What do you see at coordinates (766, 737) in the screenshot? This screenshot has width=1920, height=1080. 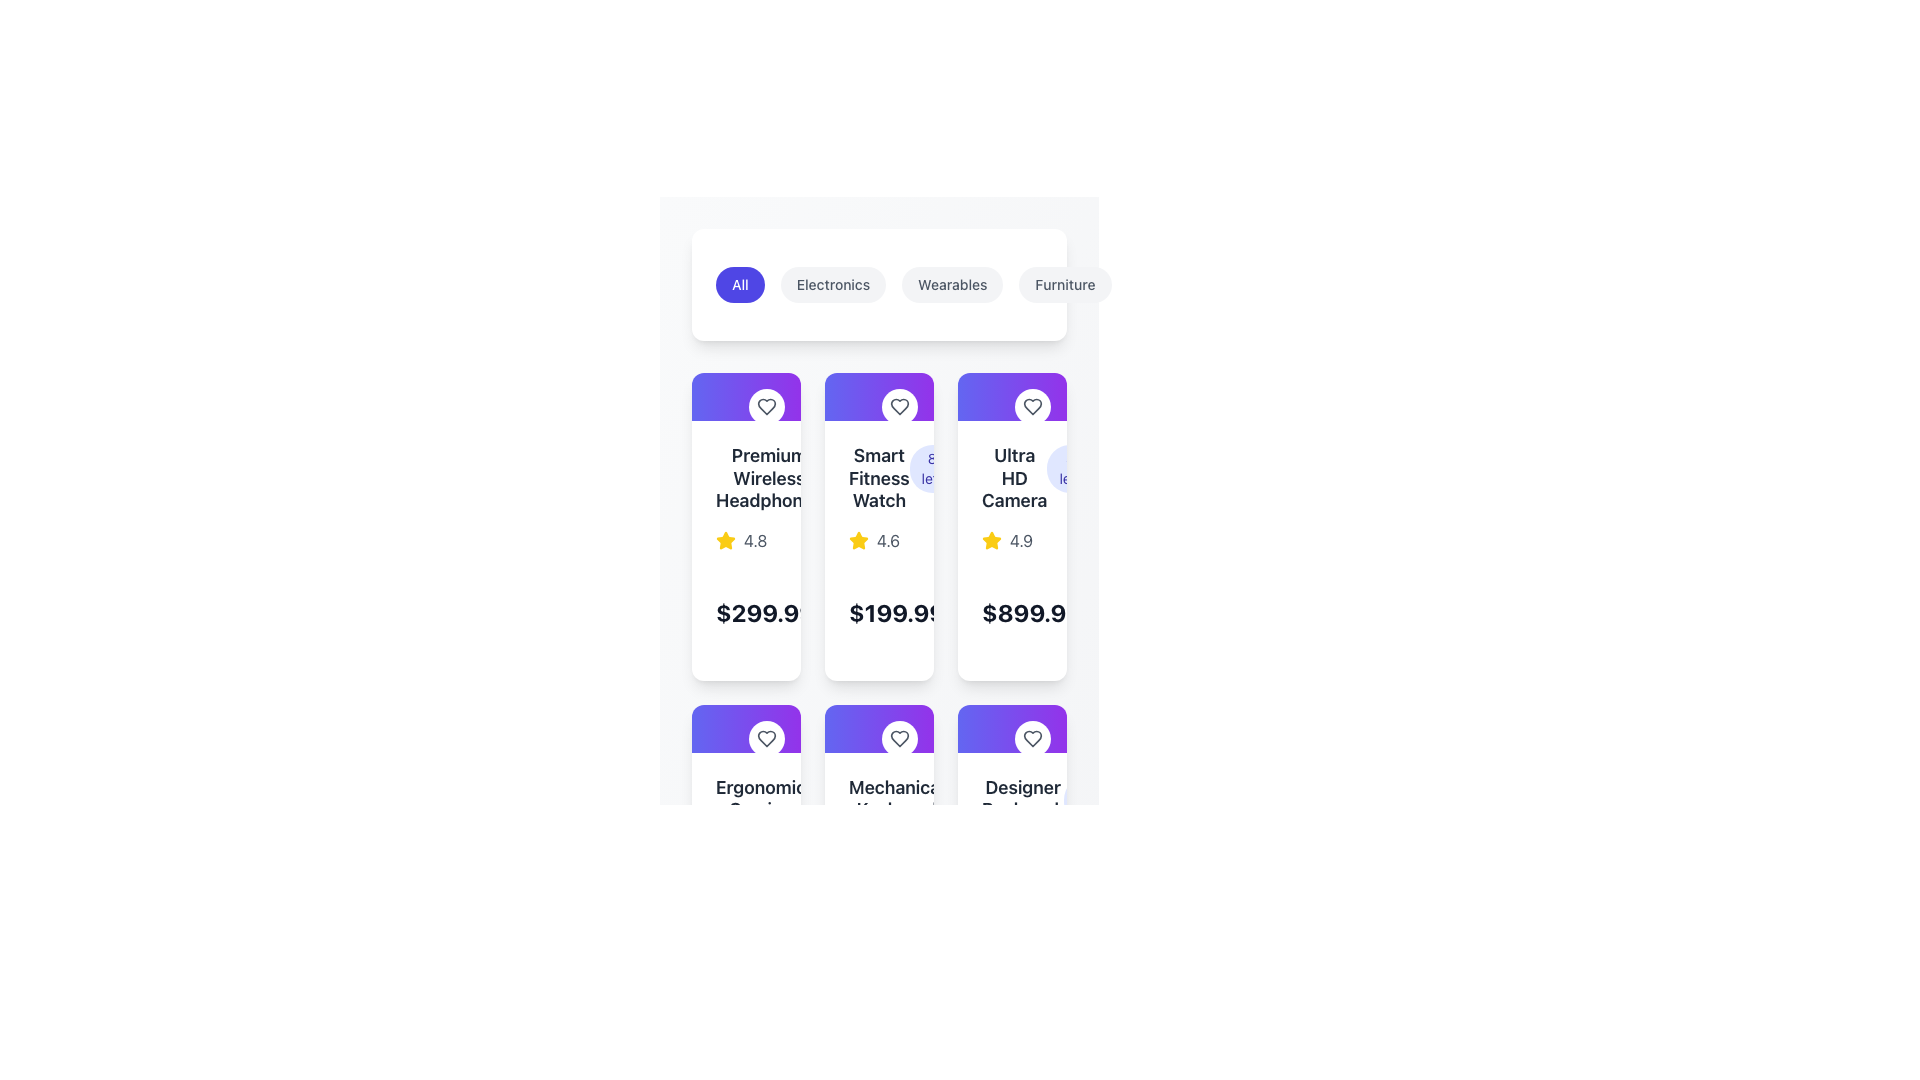 I see `the heart icon button, which is a circular button with a white background and a gray heart shape` at bounding box center [766, 737].